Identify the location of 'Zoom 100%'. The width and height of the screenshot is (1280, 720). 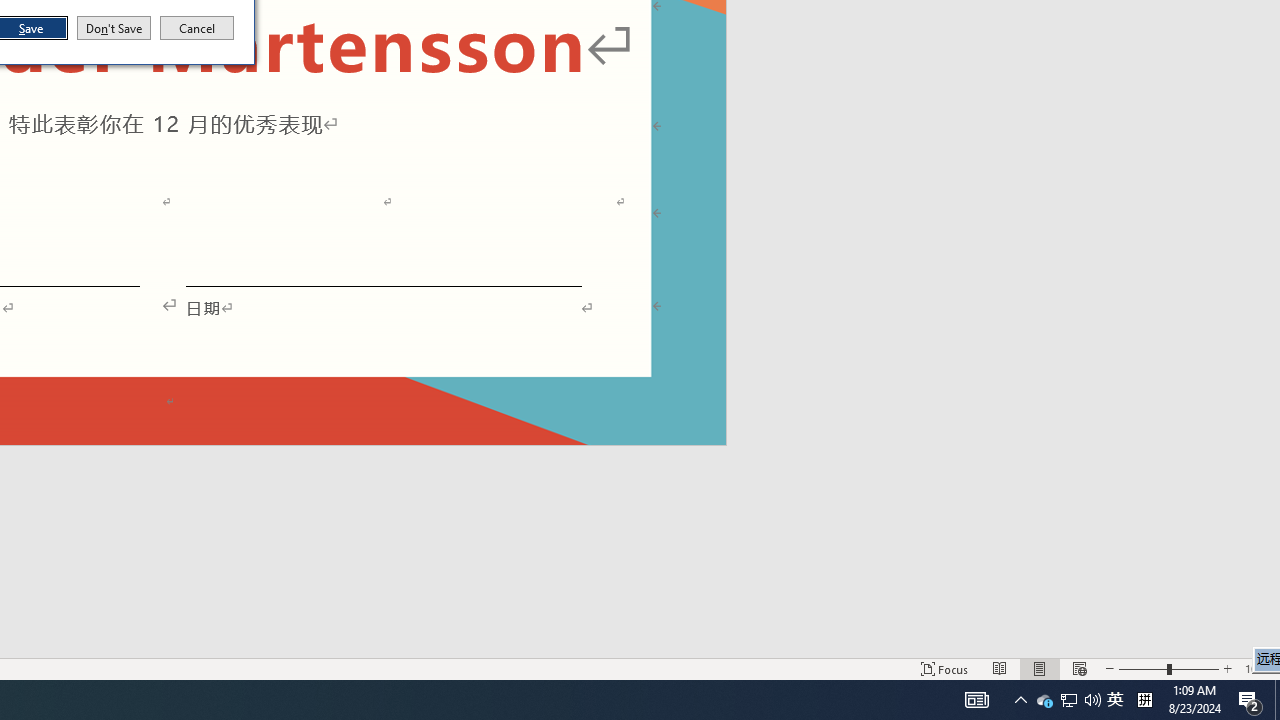
(1257, 669).